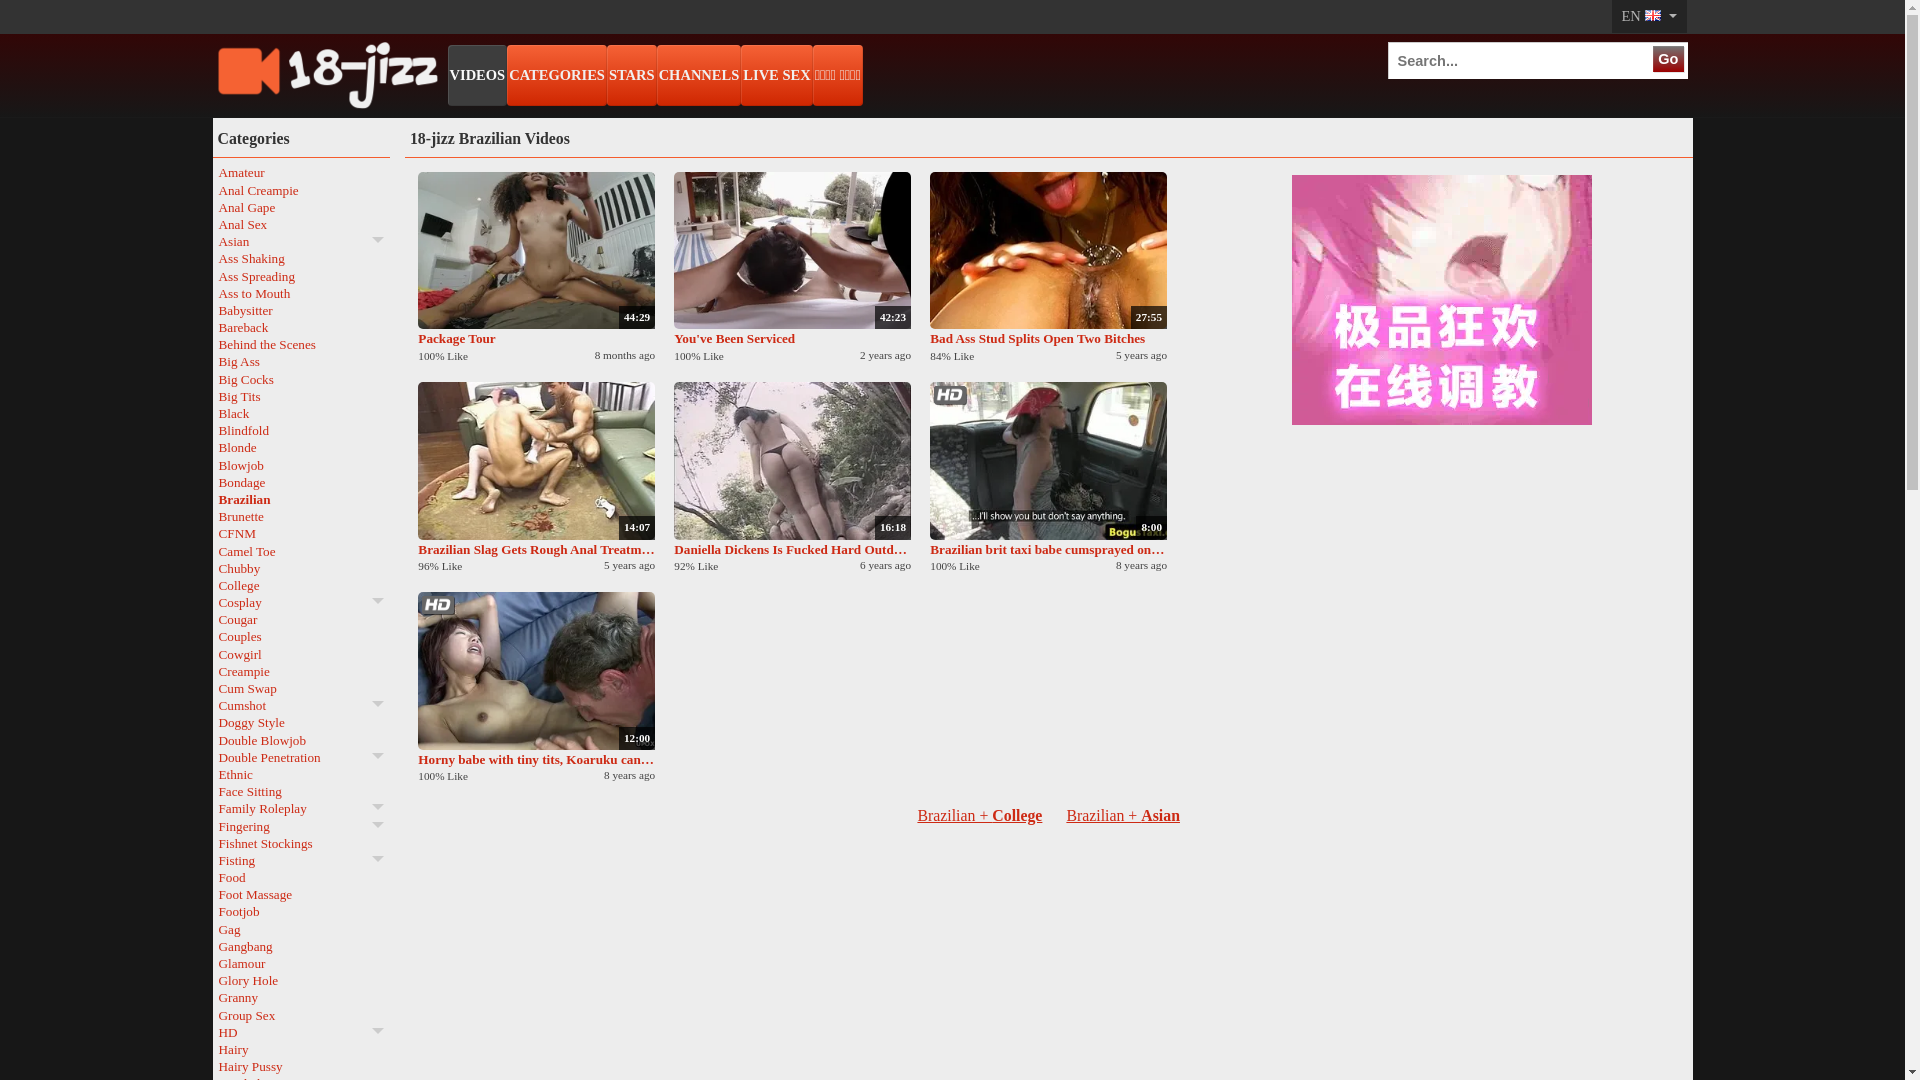  I want to click on 'Behind the Scenes', so click(300, 343).